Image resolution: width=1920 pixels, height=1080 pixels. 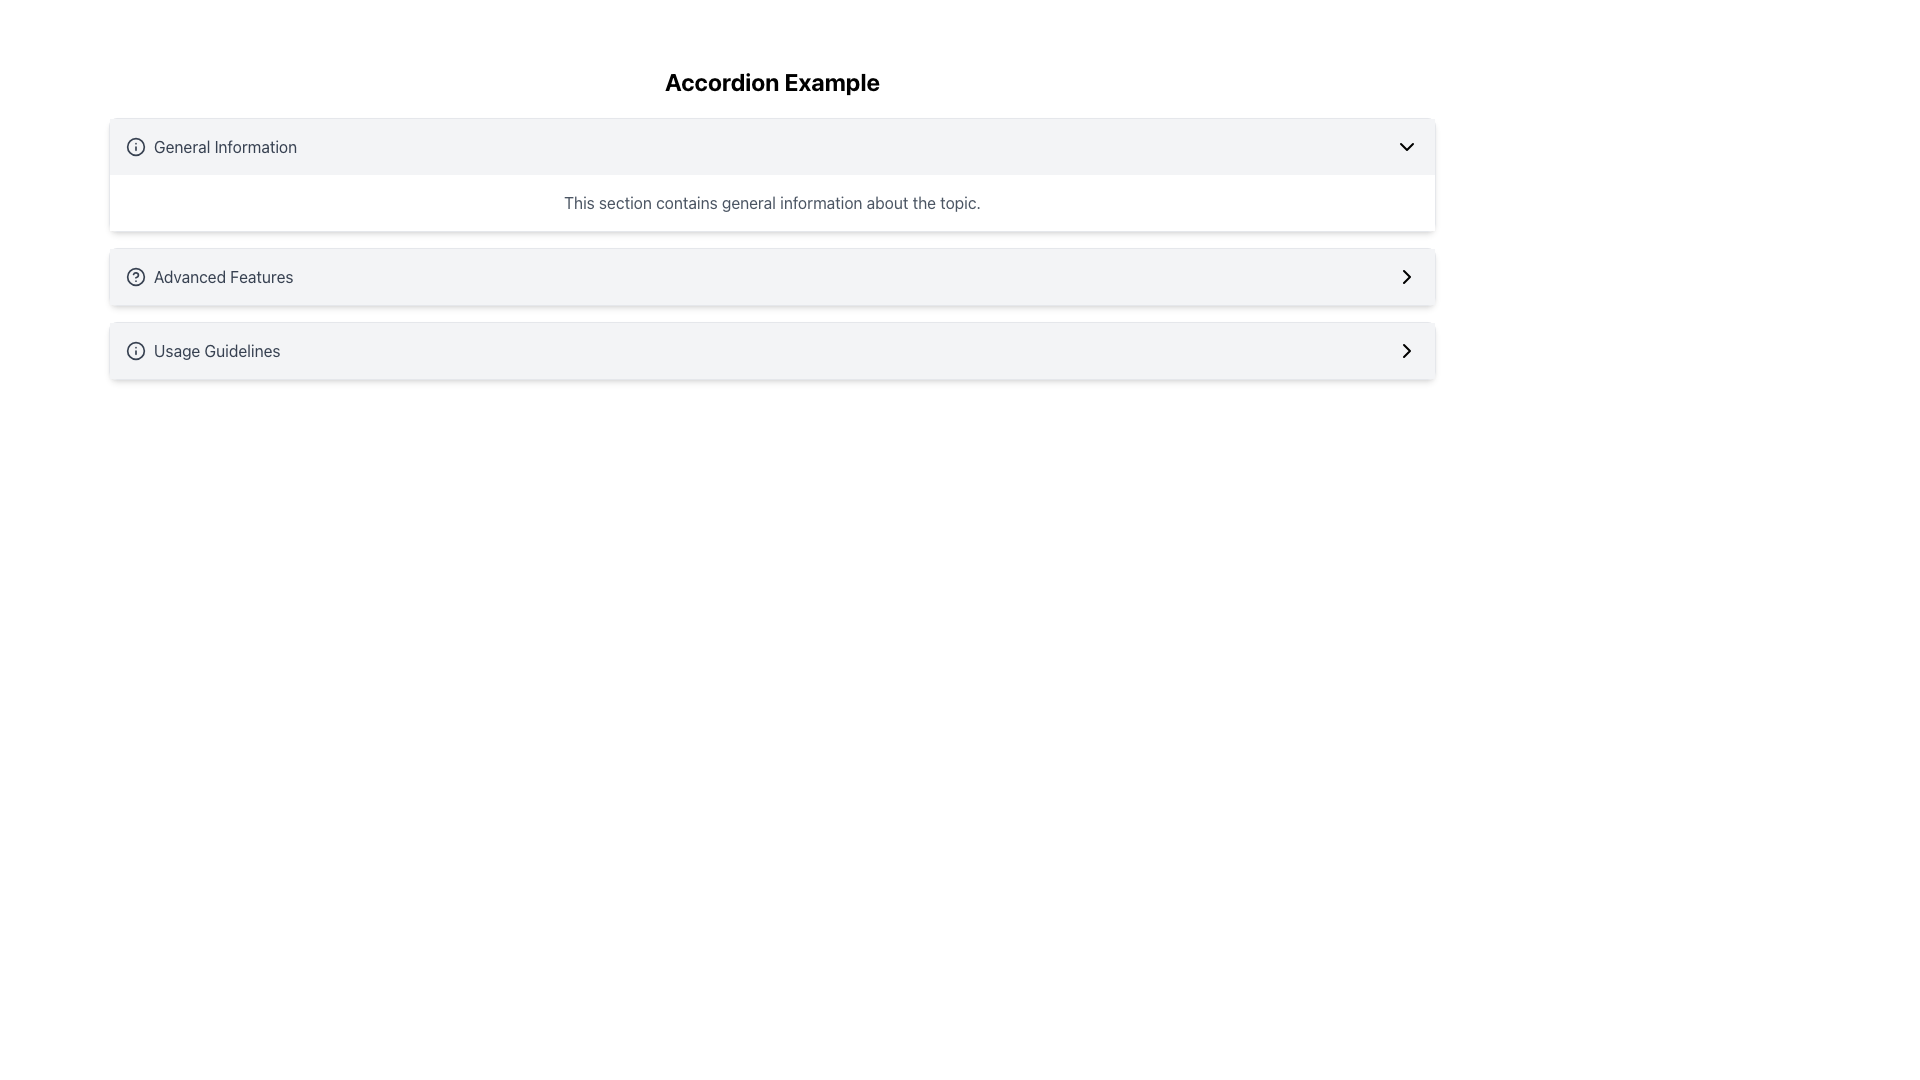 What do you see at coordinates (134, 145) in the screenshot?
I see `the circular information icon with an 'i' inside, positioned to the left of the text 'General Information', to trigger the tooltip` at bounding box center [134, 145].